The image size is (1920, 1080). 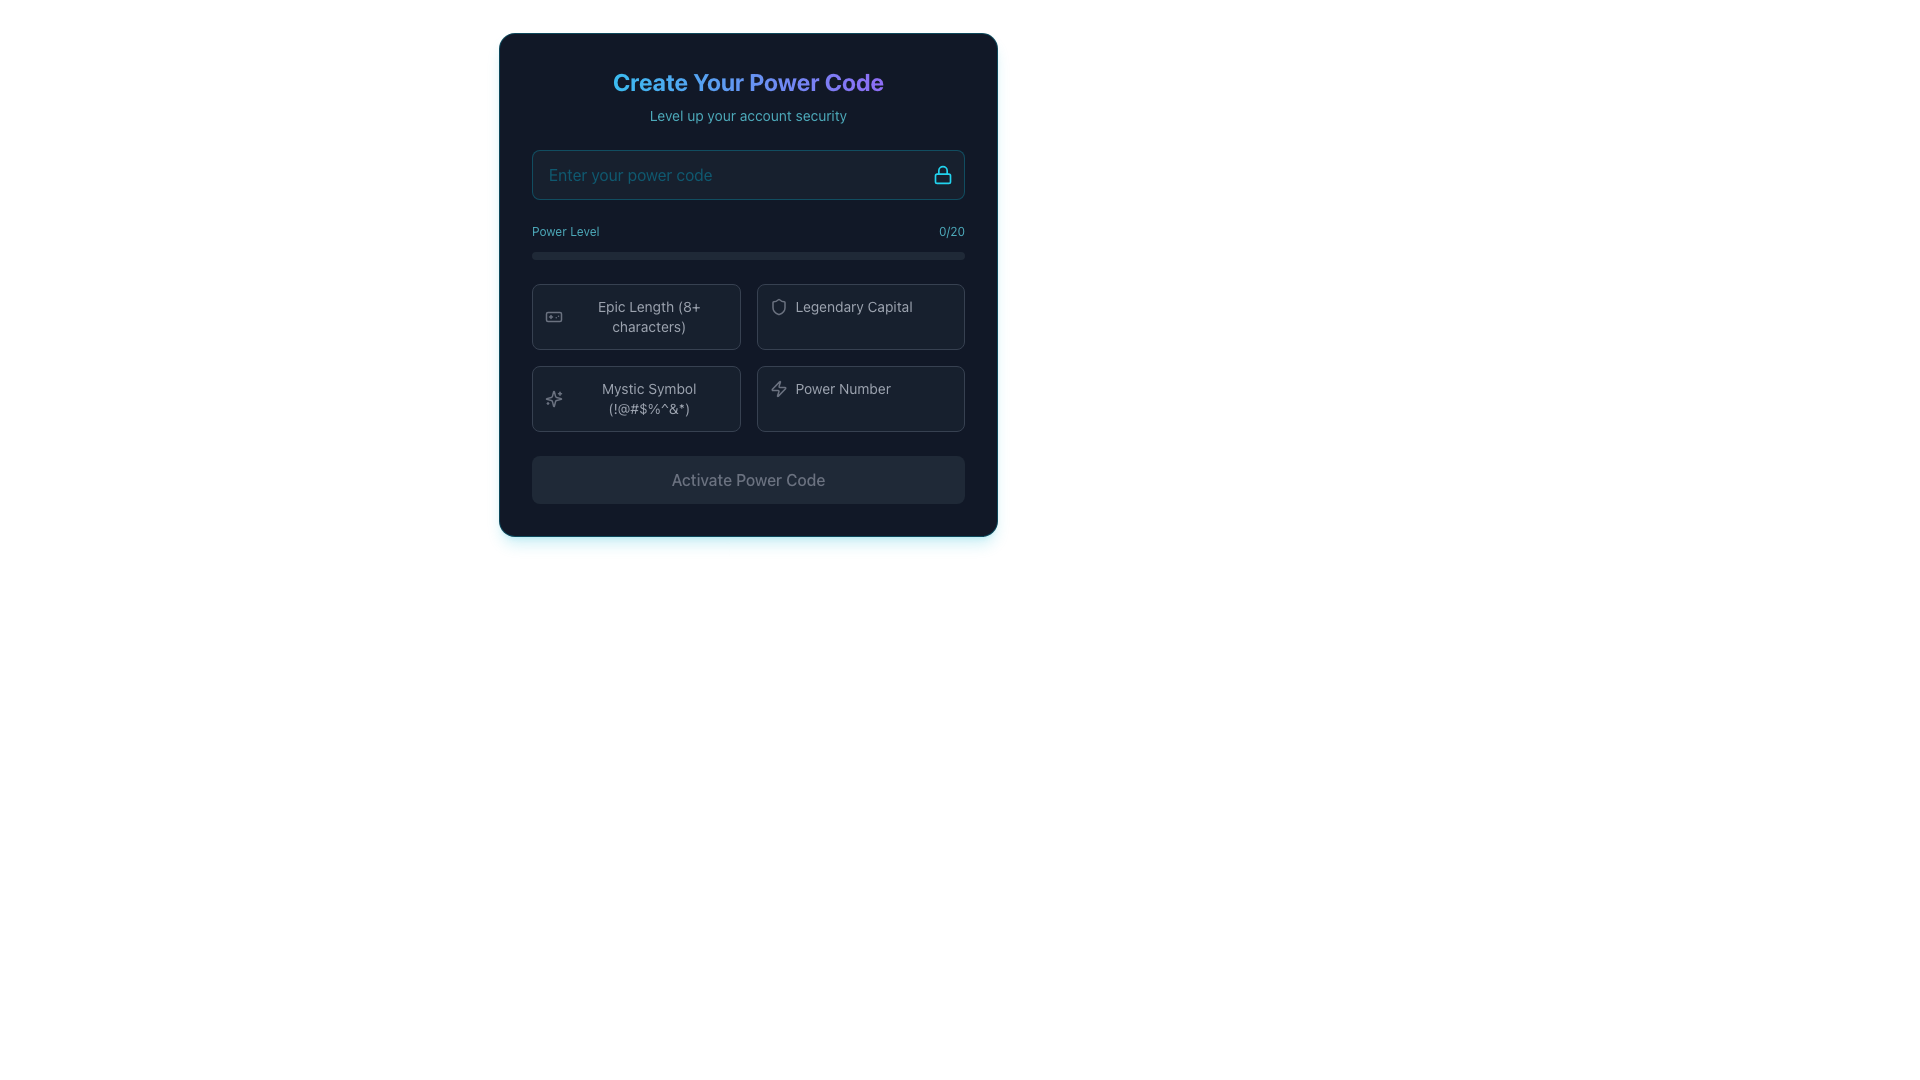 What do you see at coordinates (860, 315) in the screenshot?
I see `the button labeled 'Legendary Capital', which has a dark background, gray border, and a shield icon on the left` at bounding box center [860, 315].